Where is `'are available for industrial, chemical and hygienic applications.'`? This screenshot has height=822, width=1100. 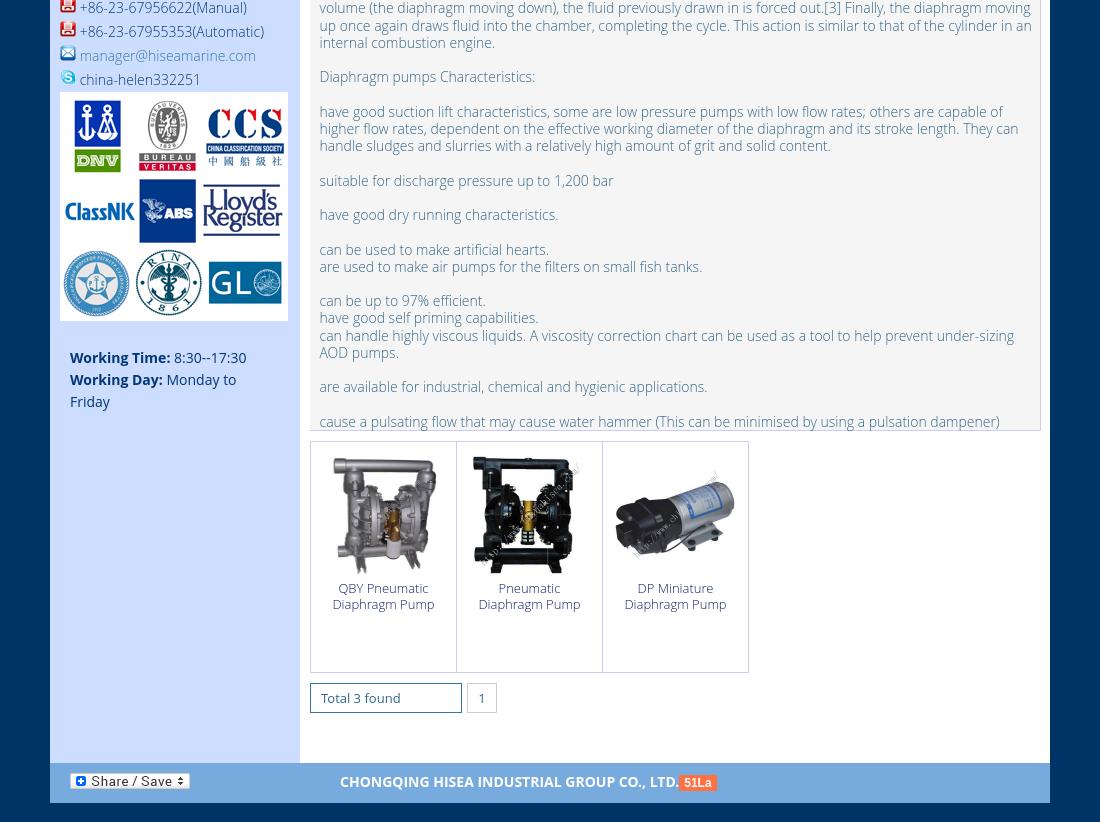
'are available for industrial, chemical and hygienic applications.' is located at coordinates (513, 386).